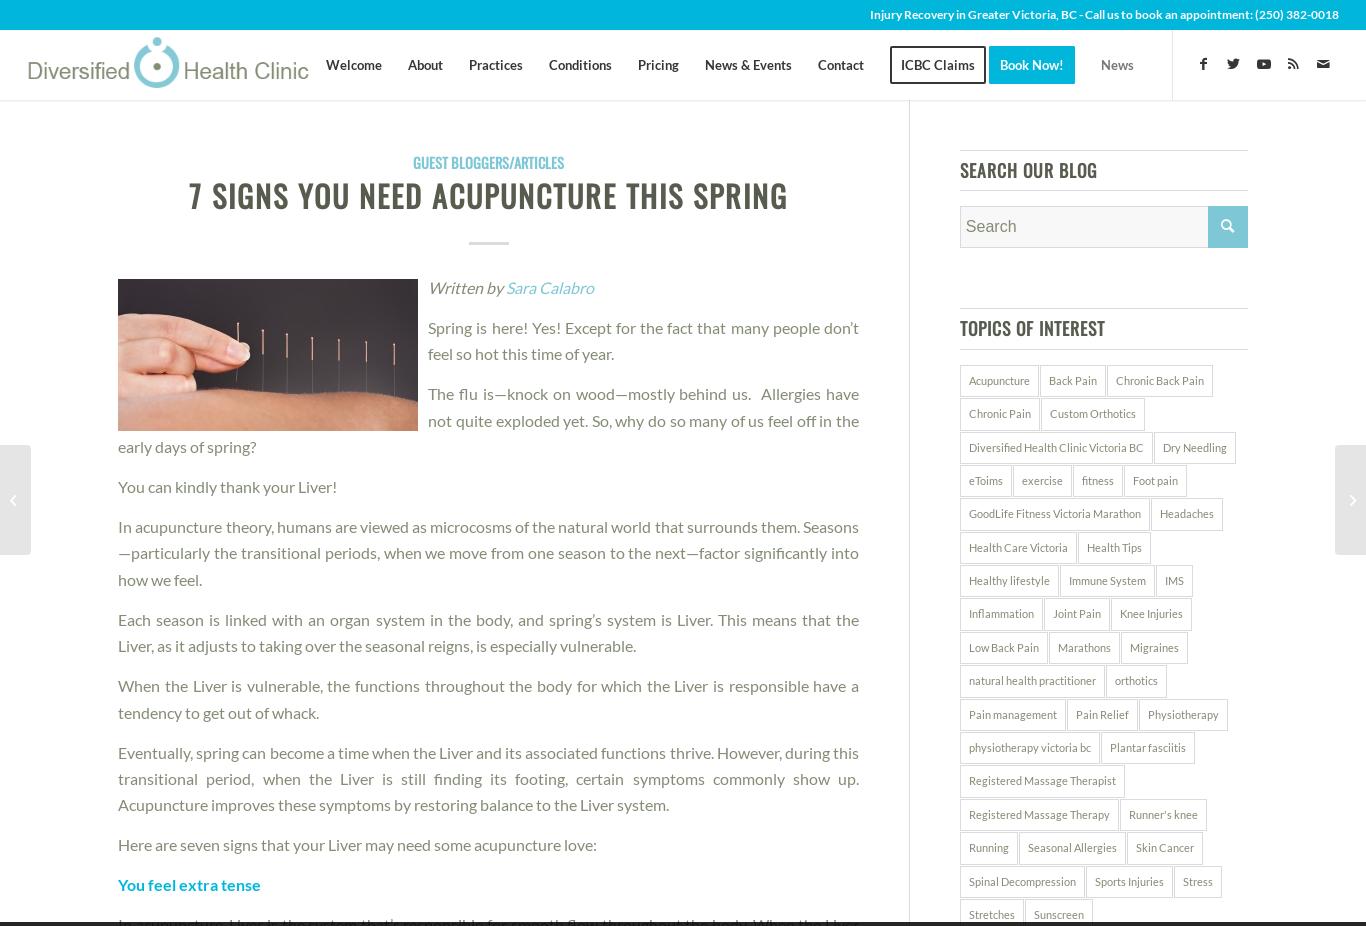  Describe the element at coordinates (117, 884) in the screenshot. I see `'You feel extra tense'` at that location.